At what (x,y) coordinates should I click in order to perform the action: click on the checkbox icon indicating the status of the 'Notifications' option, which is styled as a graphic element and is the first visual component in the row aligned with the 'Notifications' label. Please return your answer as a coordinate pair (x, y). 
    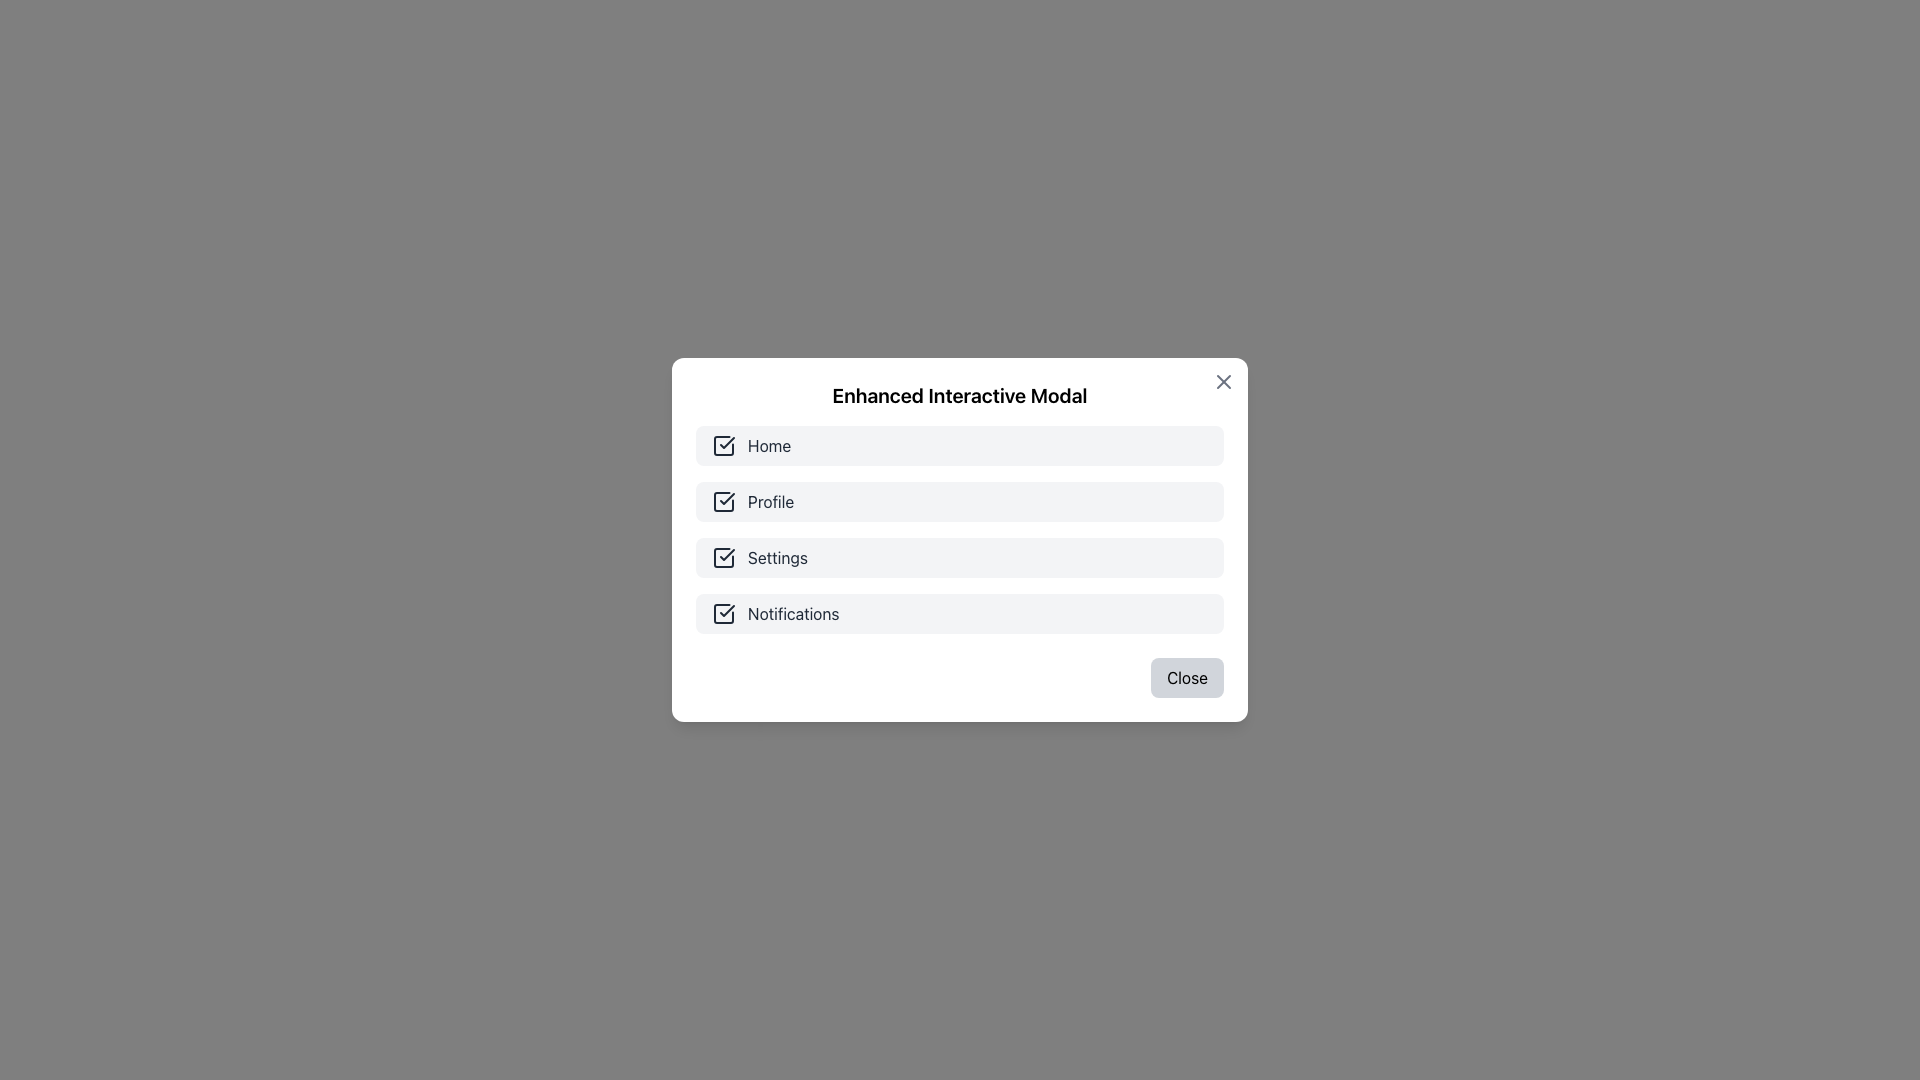
    Looking at the image, I should click on (723, 612).